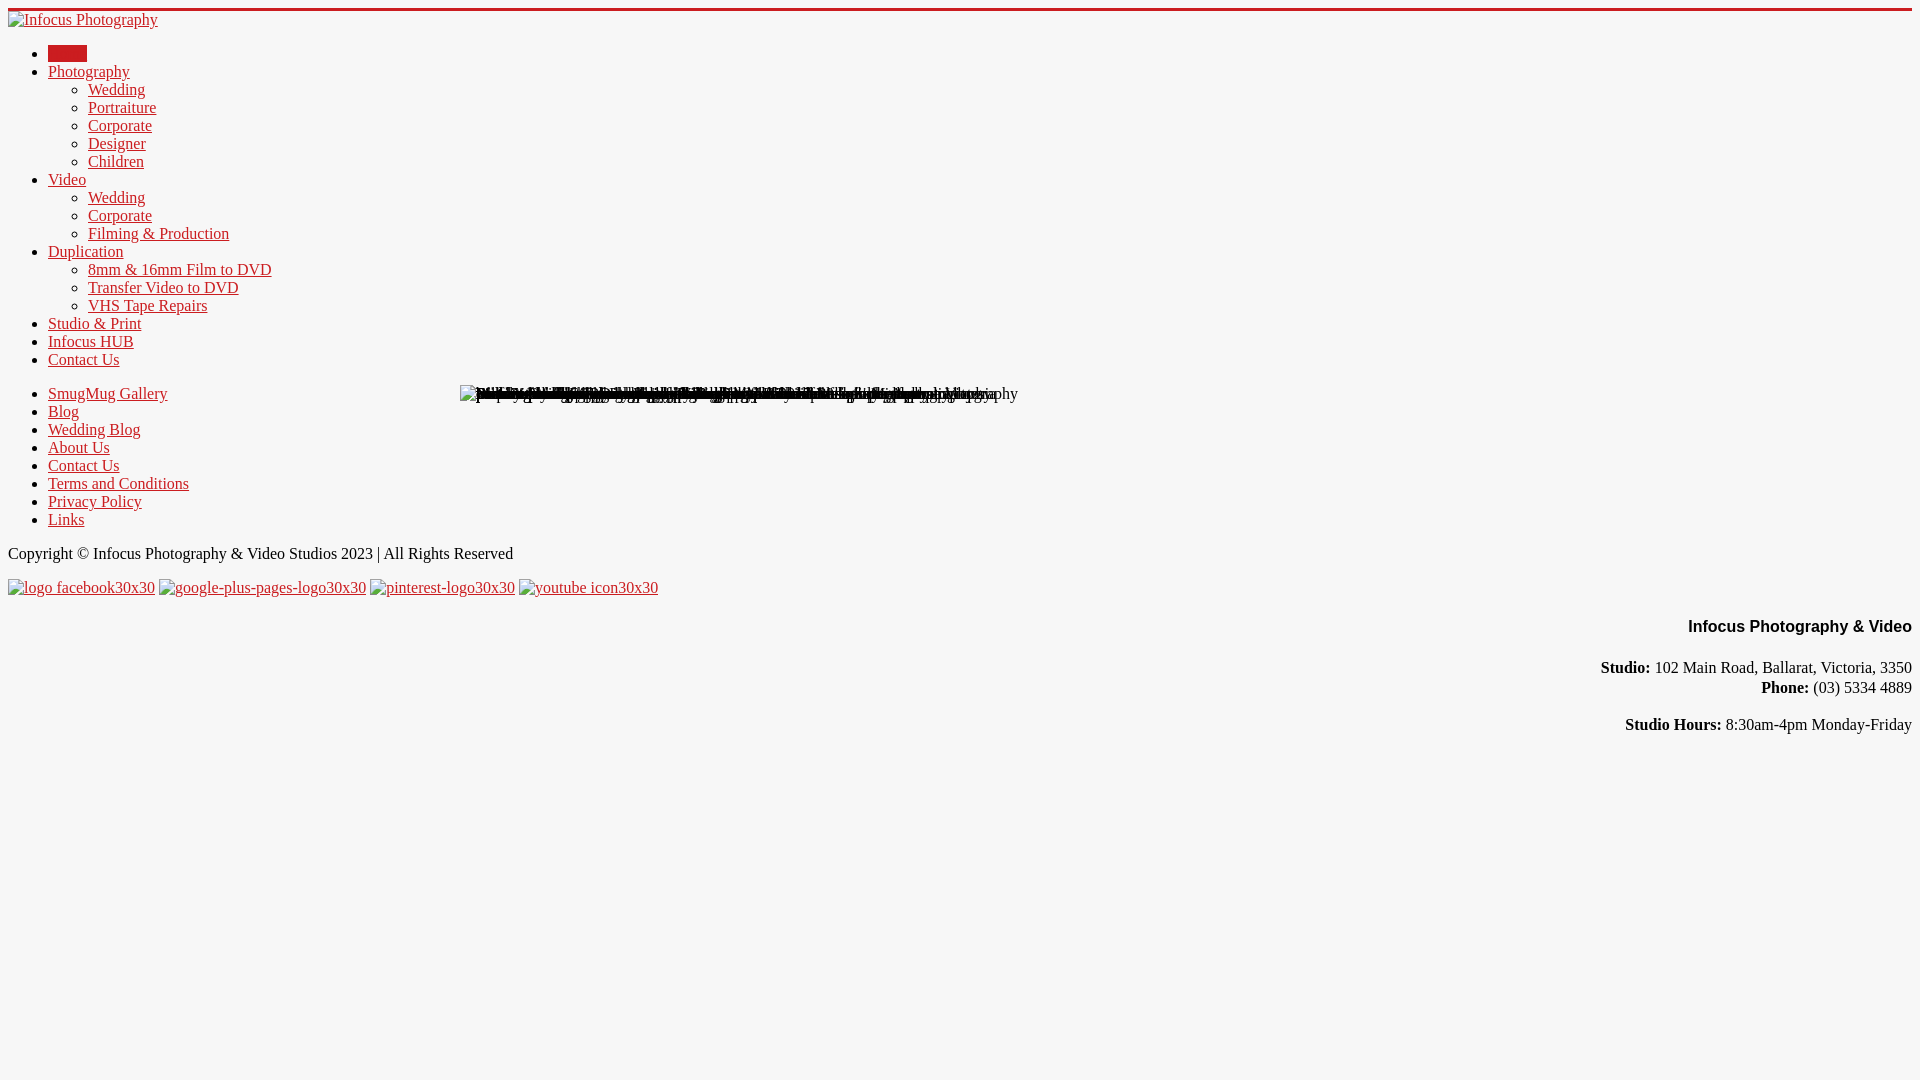 The width and height of the screenshot is (1920, 1080). What do you see at coordinates (106, 393) in the screenshot?
I see `'SmugMug Gallery'` at bounding box center [106, 393].